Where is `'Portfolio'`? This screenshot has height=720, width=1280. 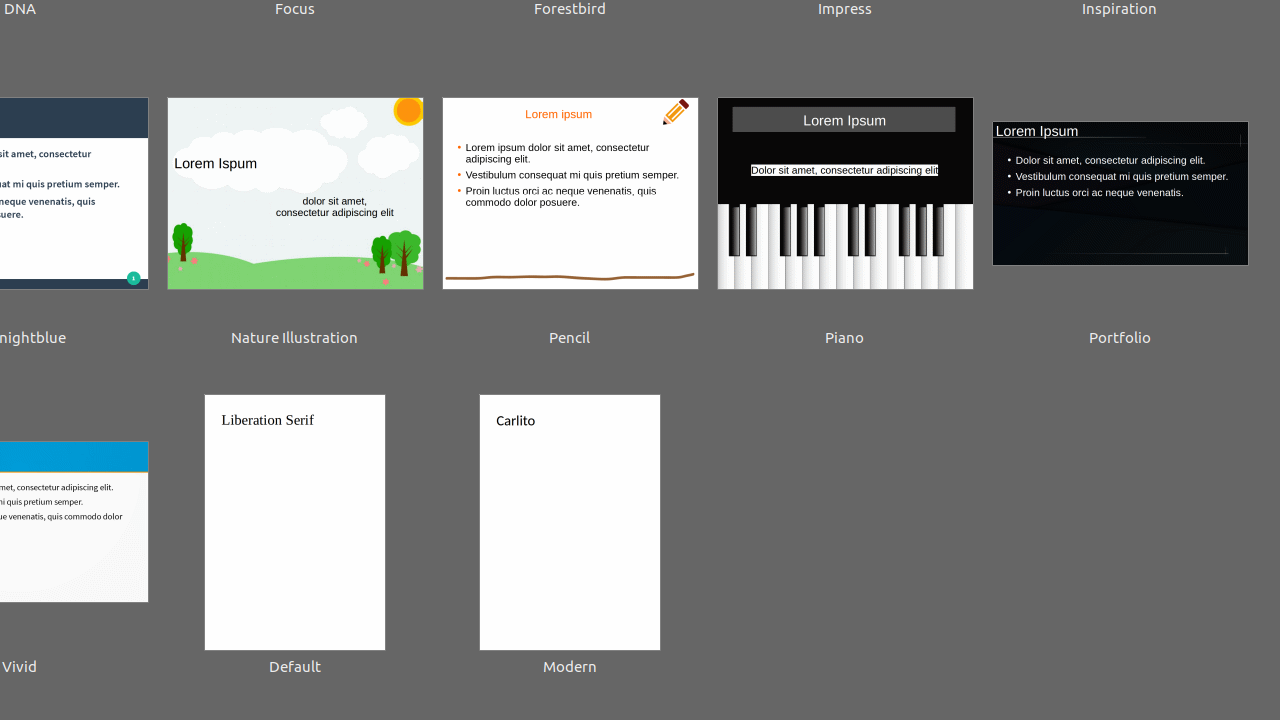 'Portfolio' is located at coordinates (1120, 208).